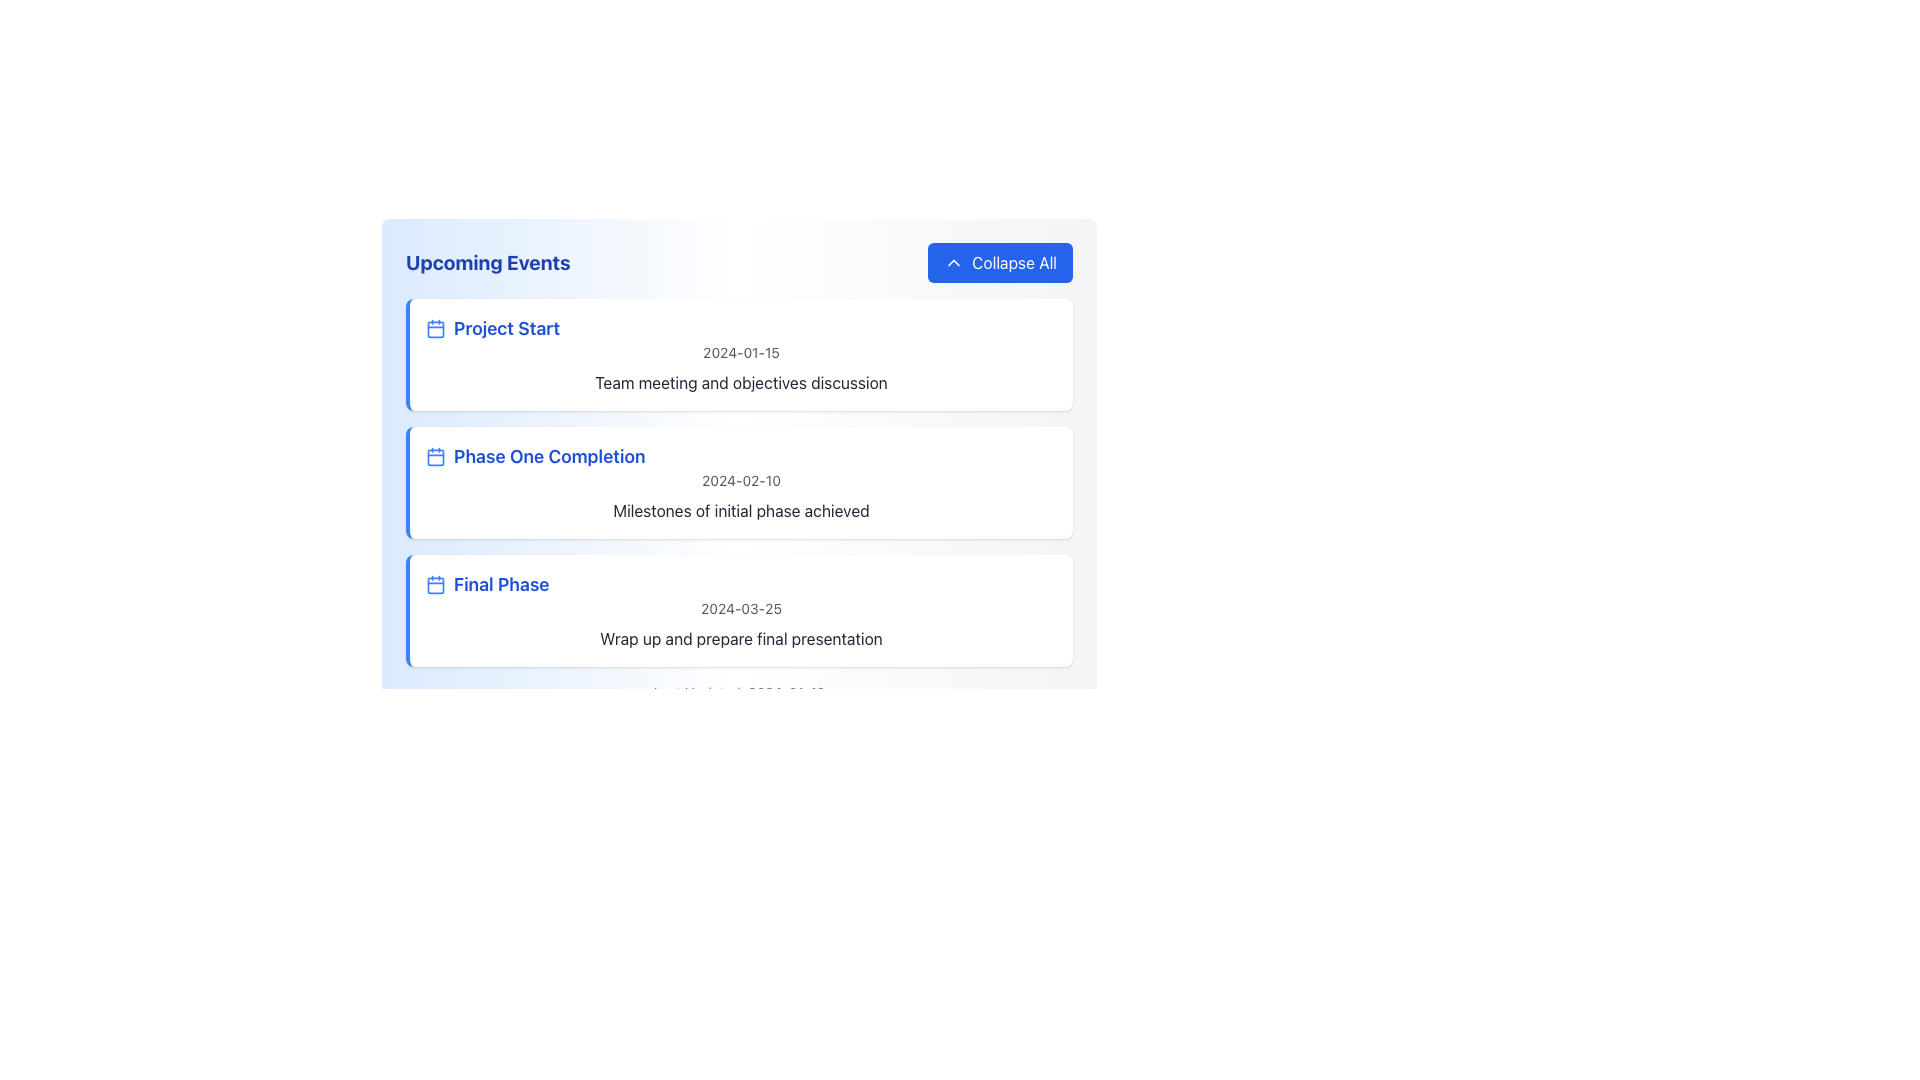 The width and height of the screenshot is (1920, 1080). Describe the element at coordinates (953, 261) in the screenshot. I see `the upward-pointing chevron icon located to the left of the 'Collapse All' text on the blue button in the top-right corner of the interface` at that location.